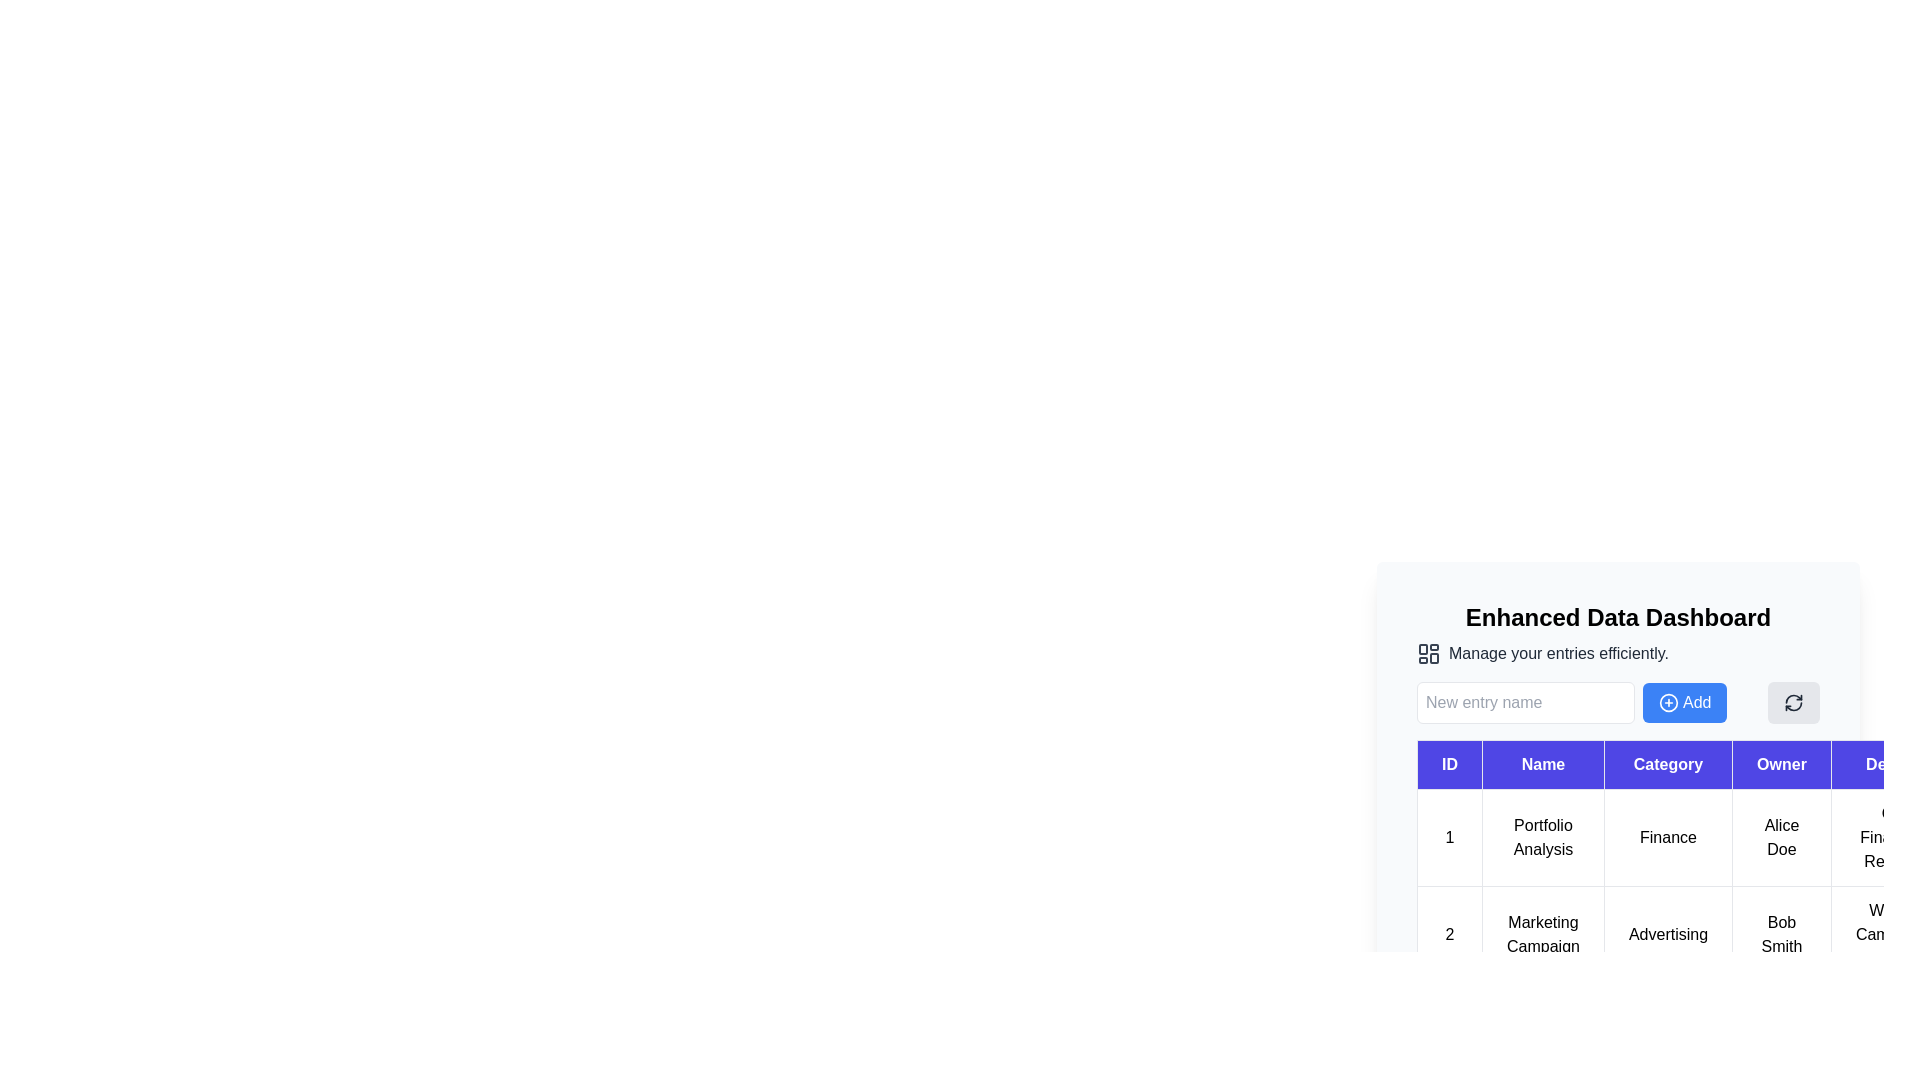 This screenshot has height=1080, width=1920. What do you see at coordinates (1618, 792) in the screenshot?
I see `the 'Category' cell` at bounding box center [1618, 792].